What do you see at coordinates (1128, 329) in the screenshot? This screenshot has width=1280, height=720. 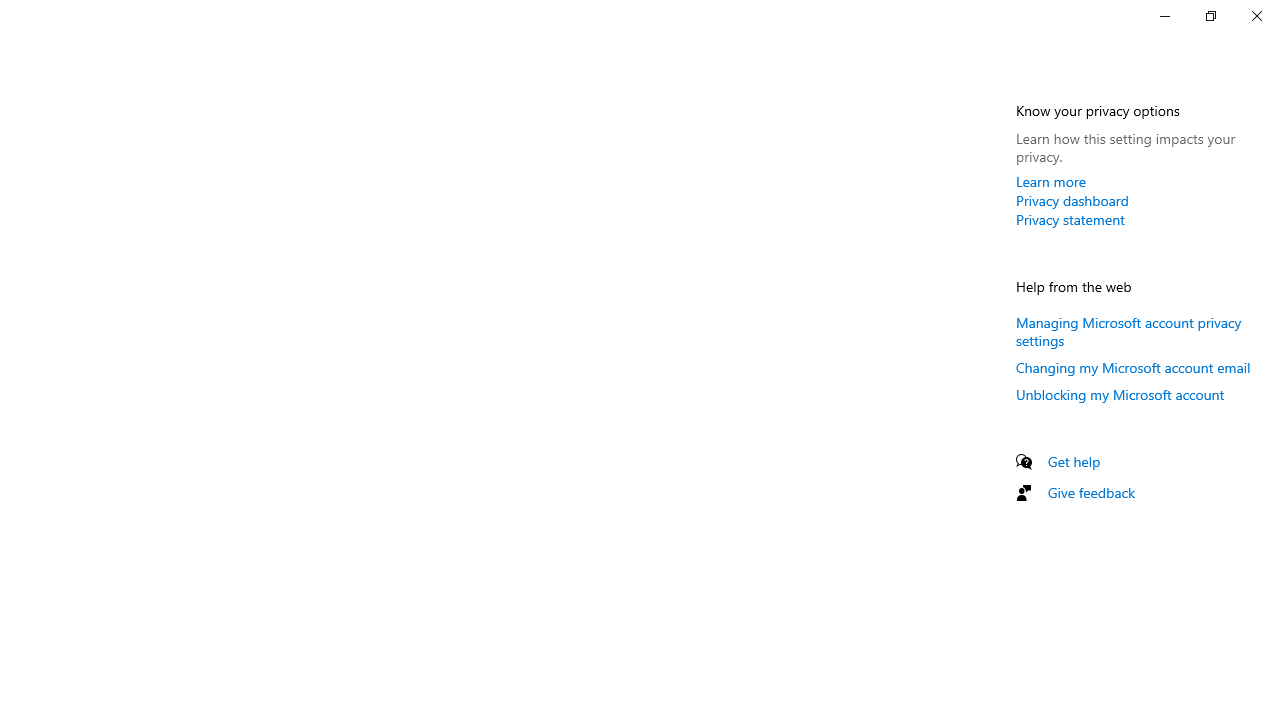 I see `'Managing Microsoft account privacy settings'` at bounding box center [1128, 329].